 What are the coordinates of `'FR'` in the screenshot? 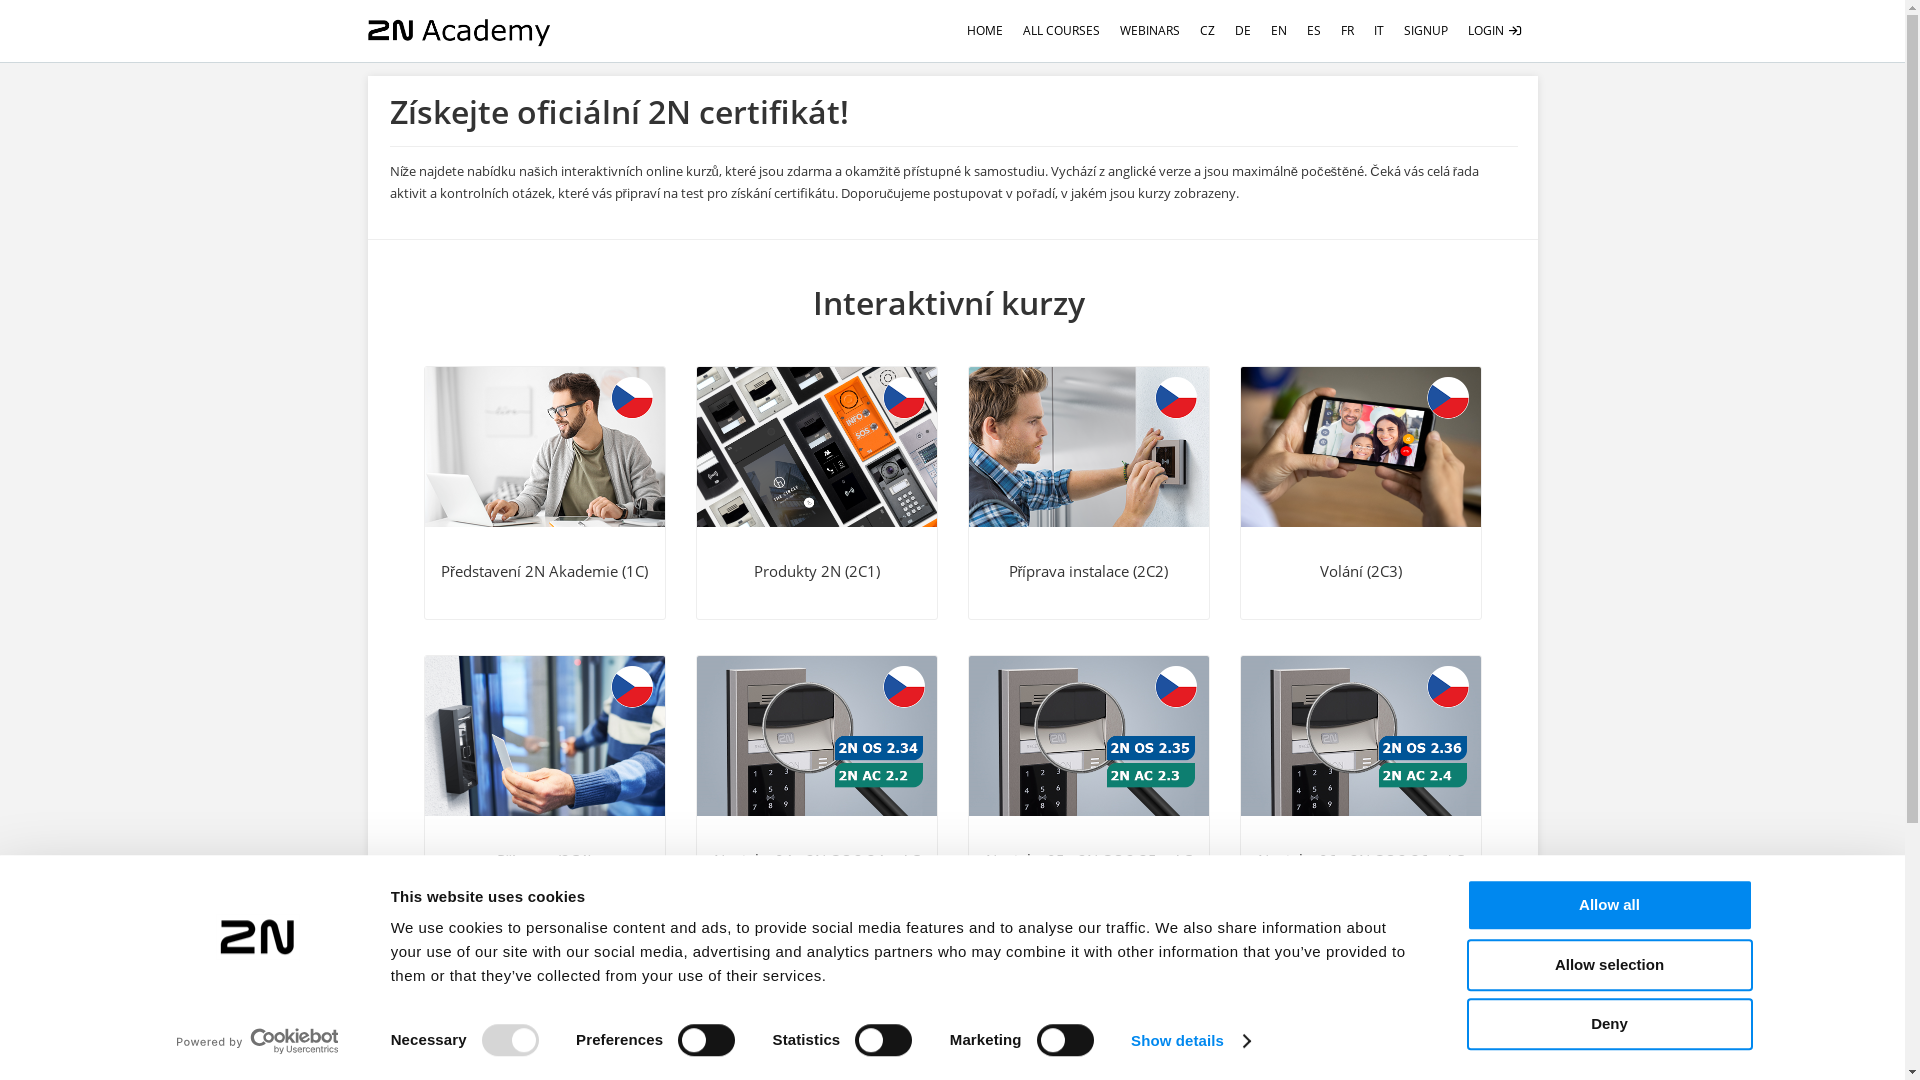 It's located at (1347, 30).